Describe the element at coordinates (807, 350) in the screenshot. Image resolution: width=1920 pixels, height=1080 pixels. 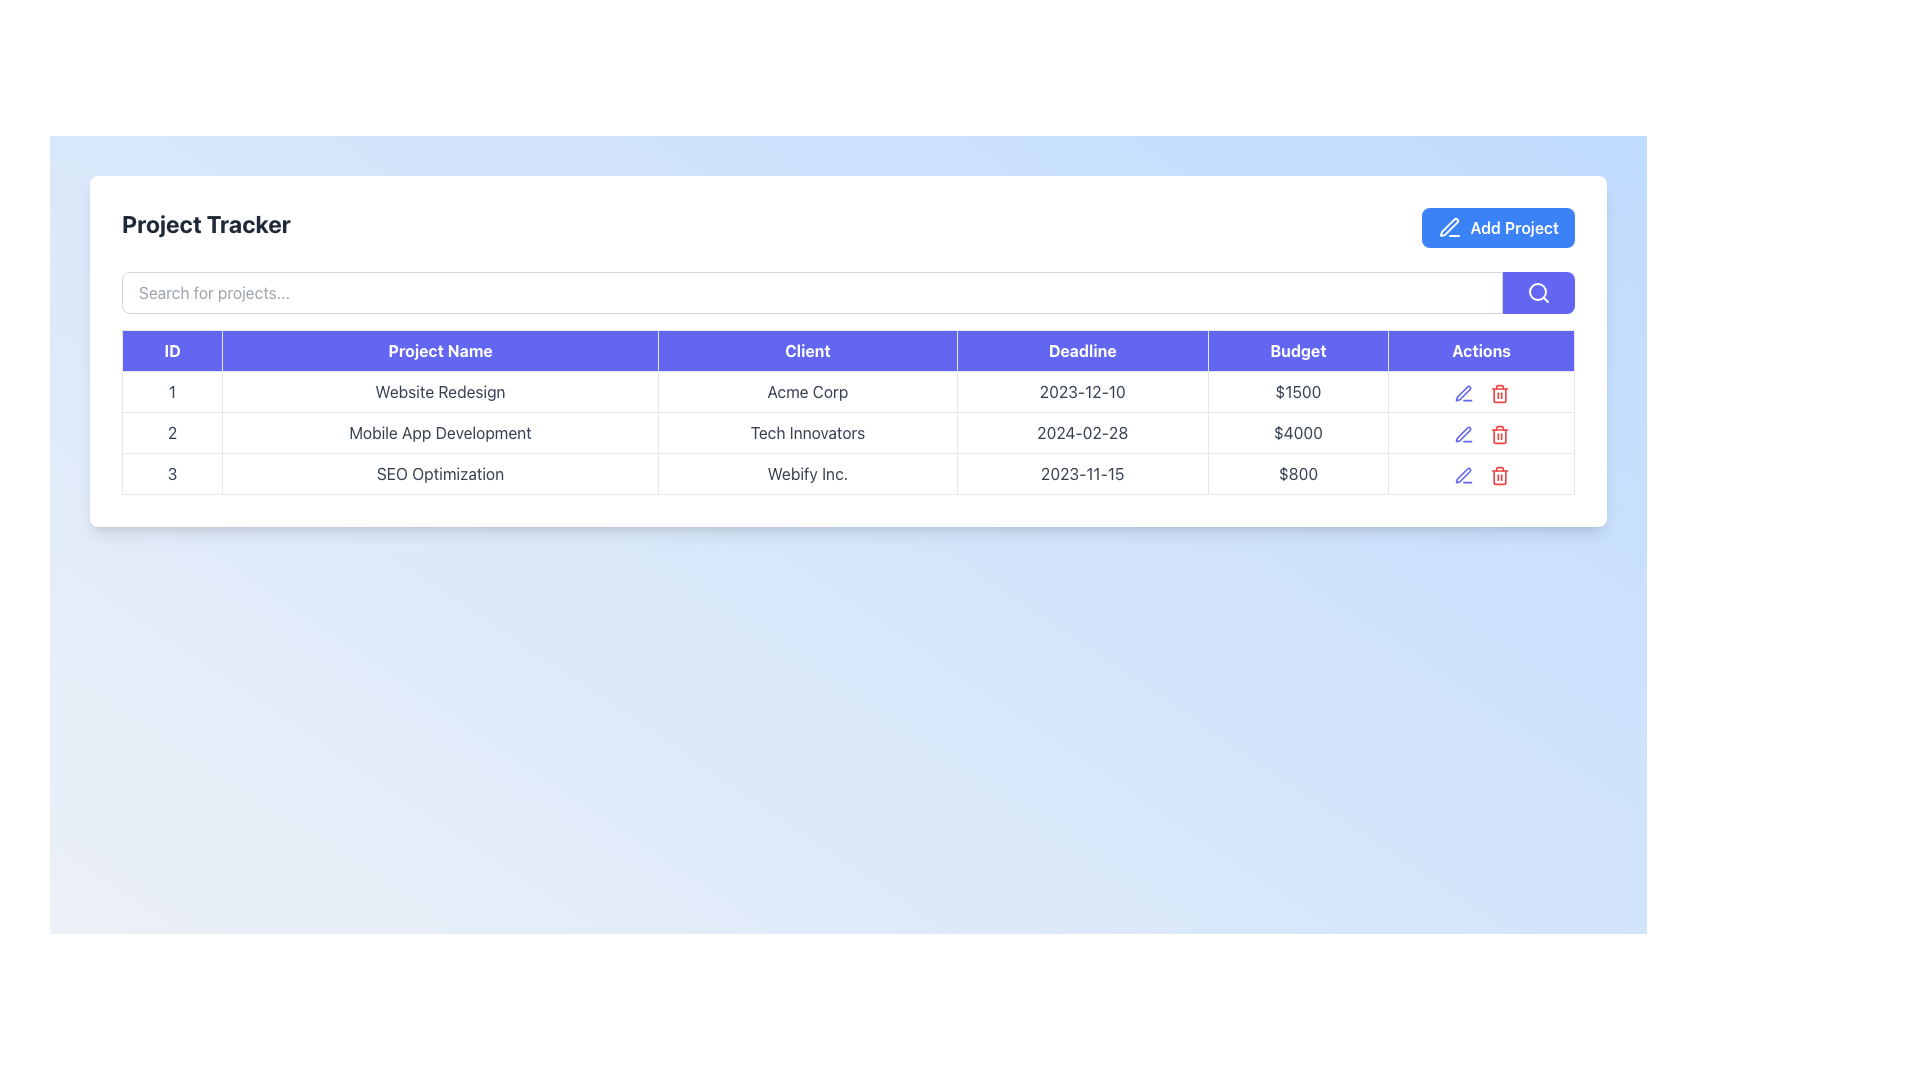
I see `the text label 'Client', which is the third column header in the table, styled with white text on a purple background` at that location.